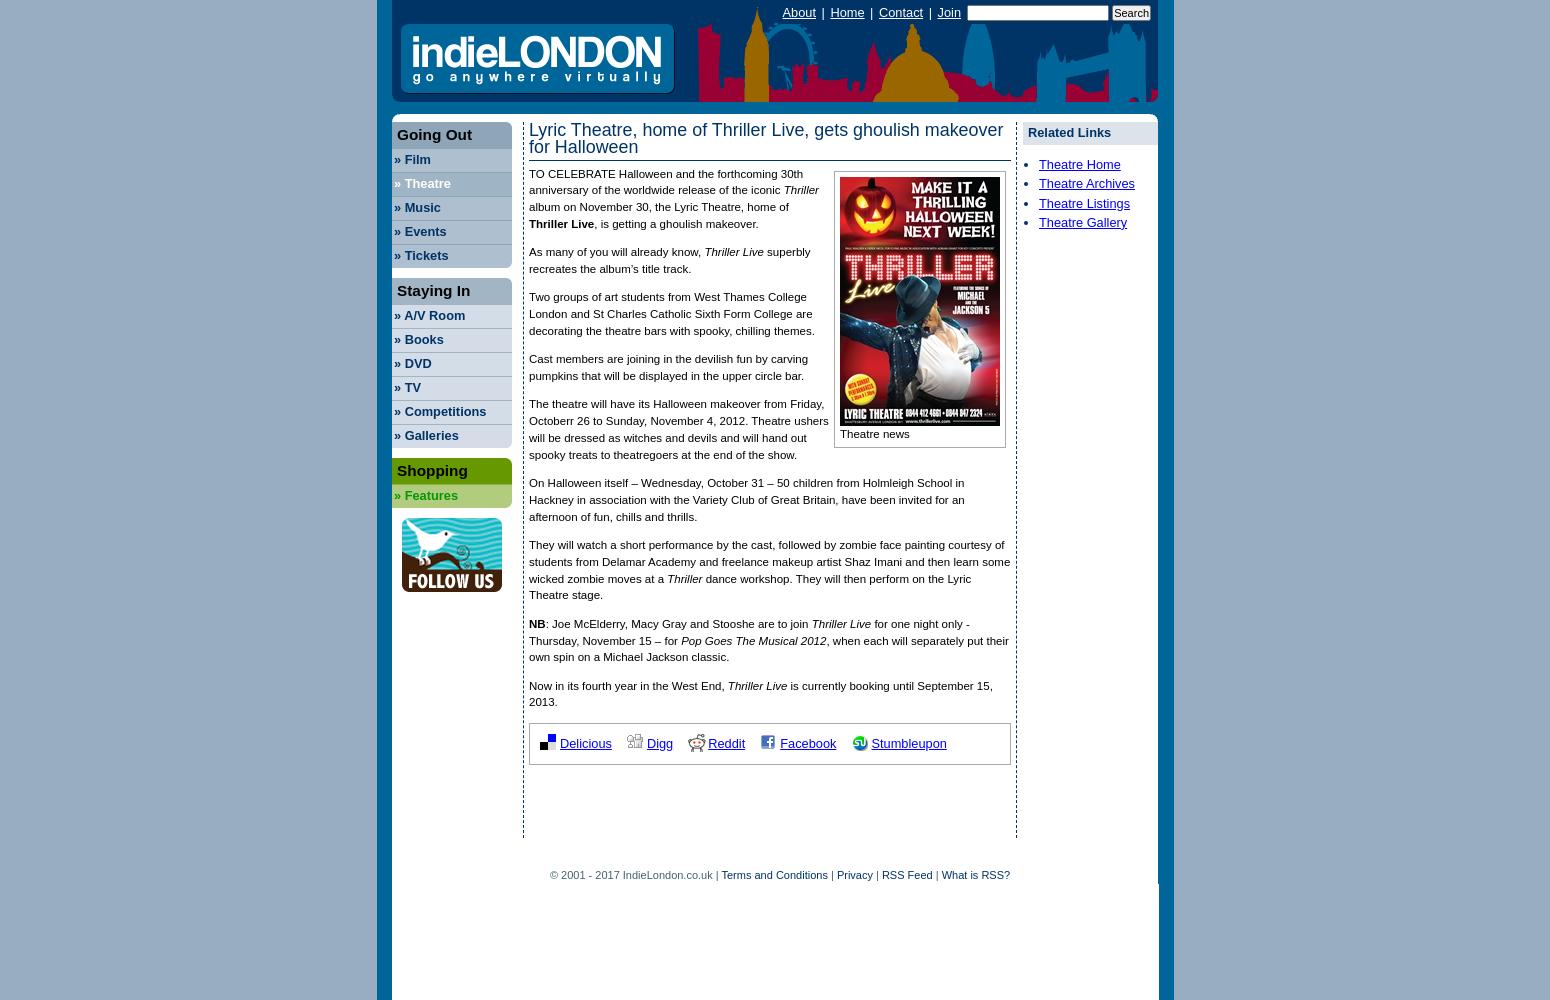 The height and width of the screenshot is (1000, 1550). I want to click on 'Books', so click(422, 337).